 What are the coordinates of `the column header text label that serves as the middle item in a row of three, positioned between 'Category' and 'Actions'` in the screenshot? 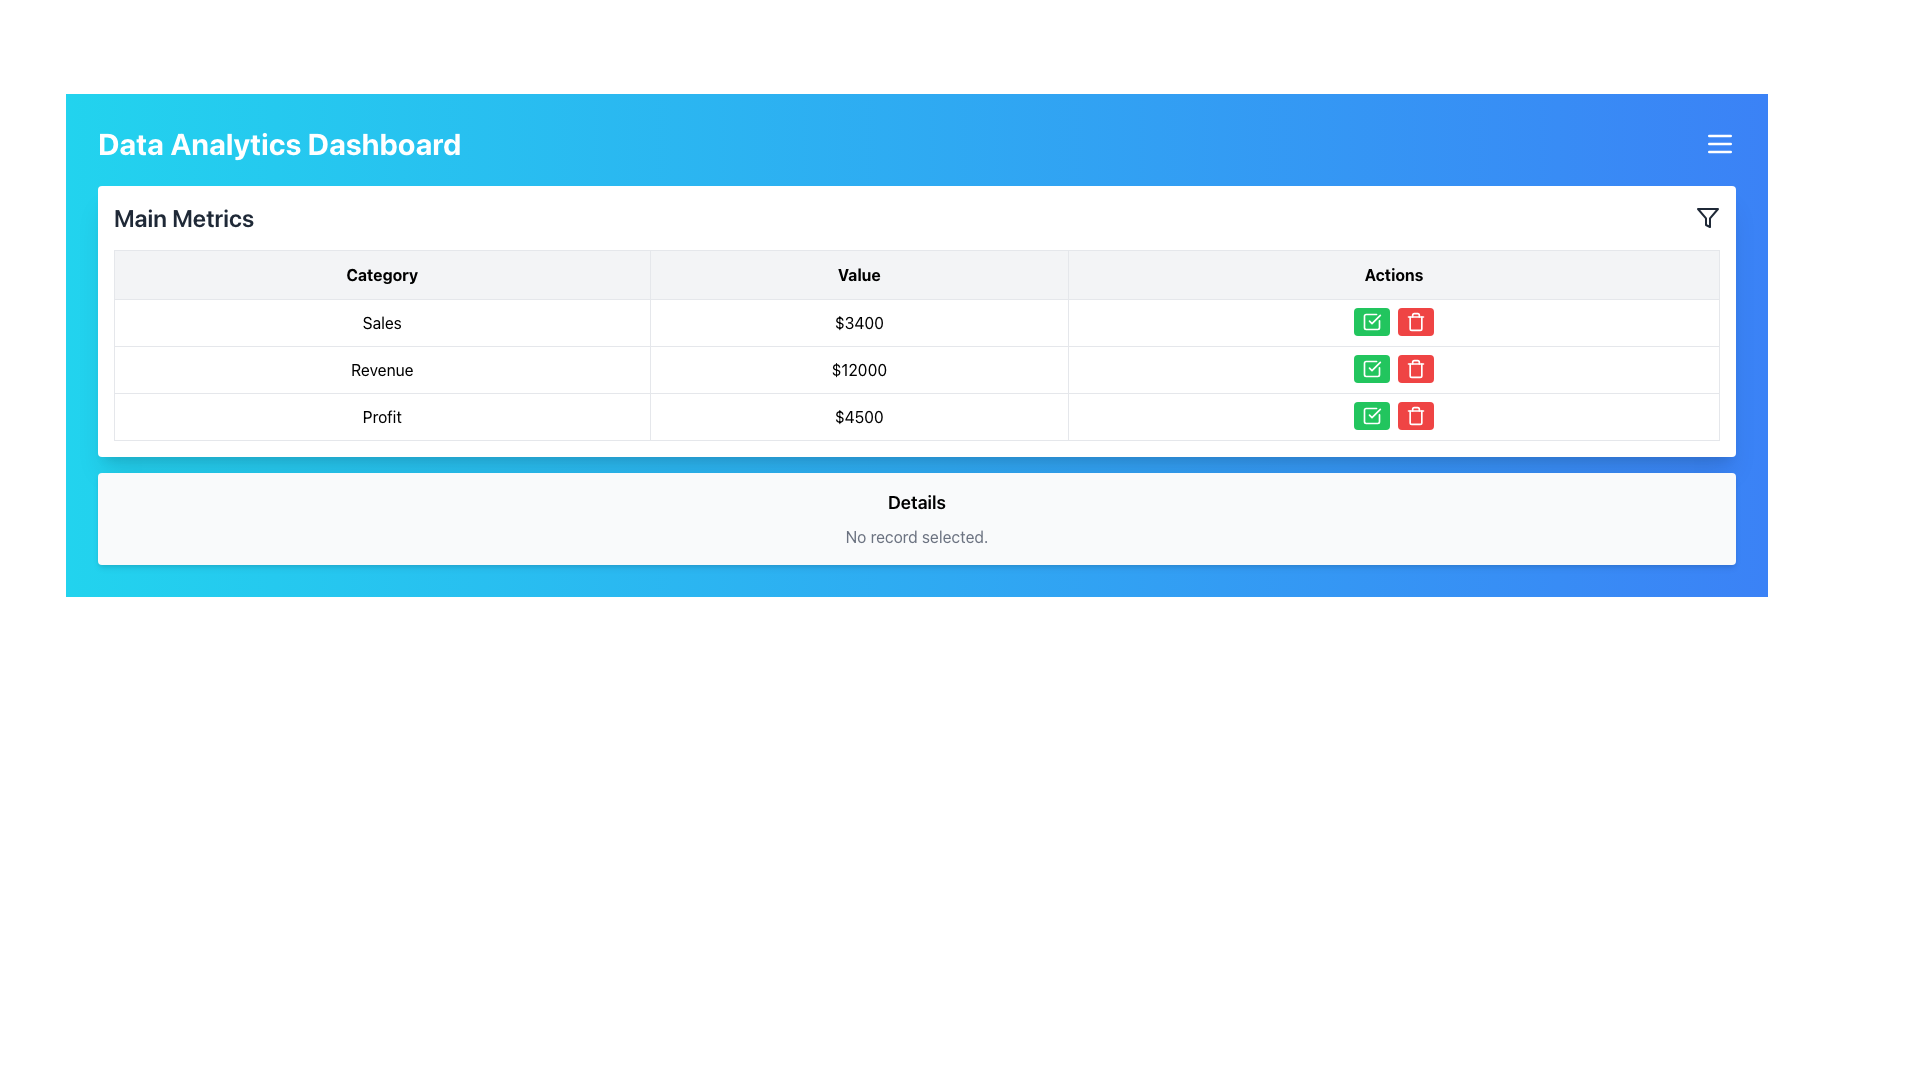 It's located at (859, 274).